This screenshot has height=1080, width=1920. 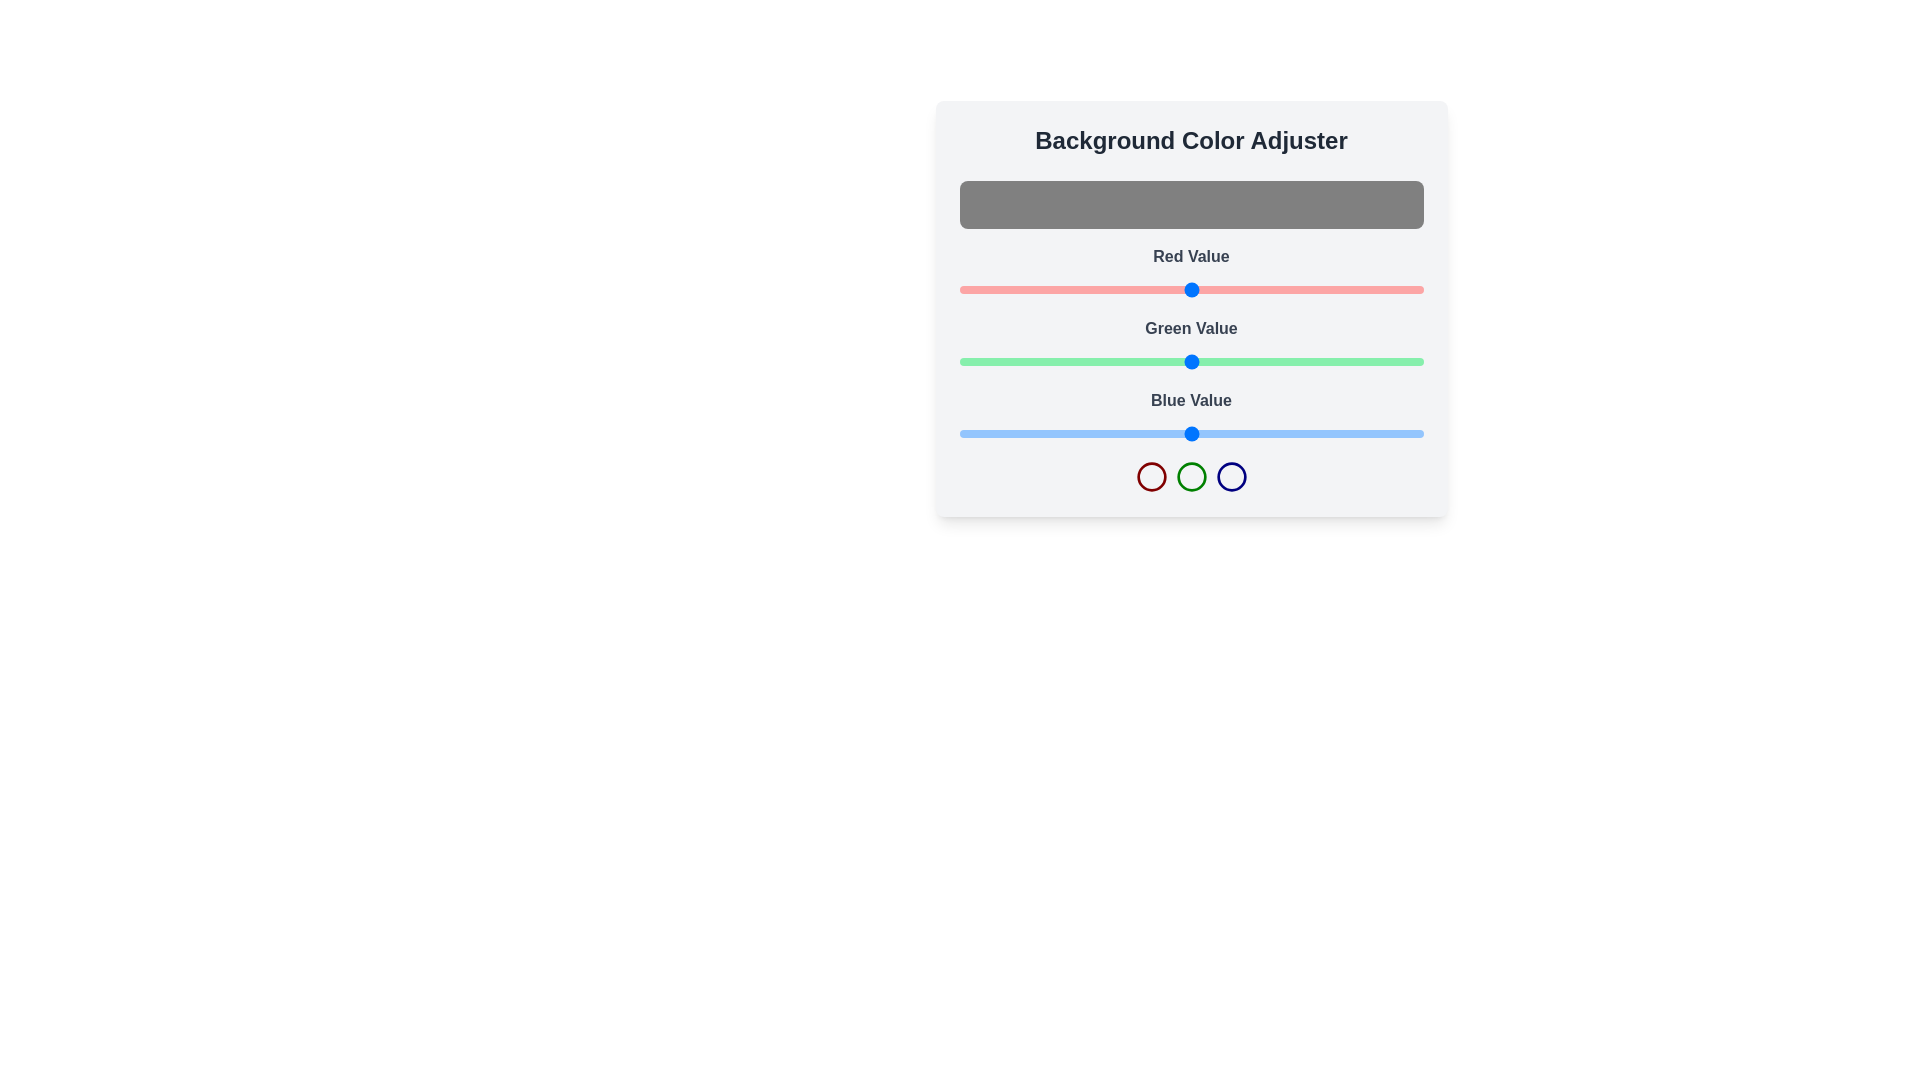 What do you see at coordinates (1186, 362) in the screenshot?
I see `the green slider to set the green color value to 125` at bounding box center [1186, 362].